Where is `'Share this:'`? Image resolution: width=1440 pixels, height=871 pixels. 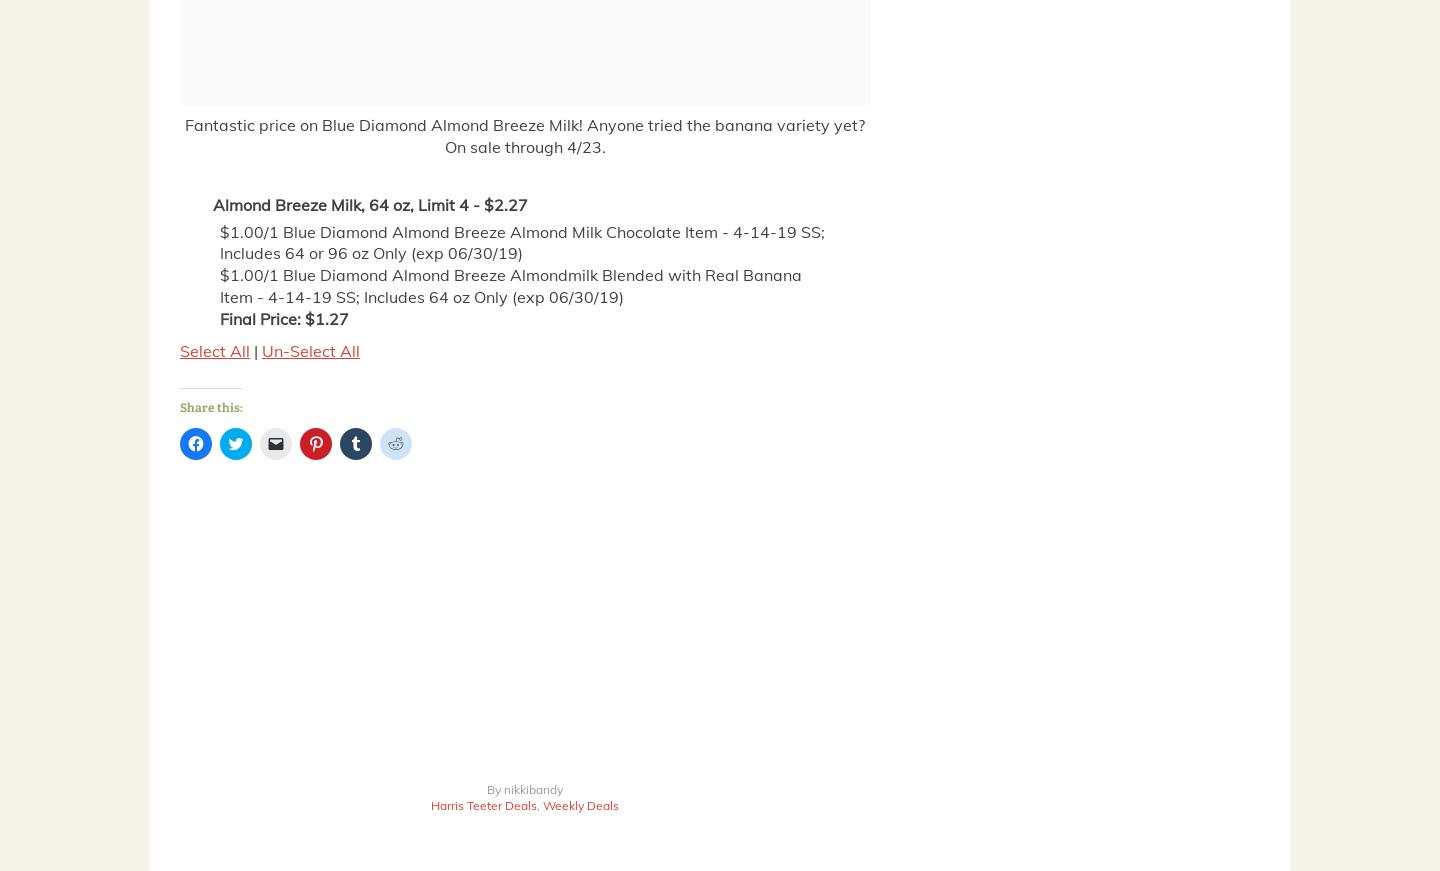
'Share this:' is located at coordinates (211, 406).